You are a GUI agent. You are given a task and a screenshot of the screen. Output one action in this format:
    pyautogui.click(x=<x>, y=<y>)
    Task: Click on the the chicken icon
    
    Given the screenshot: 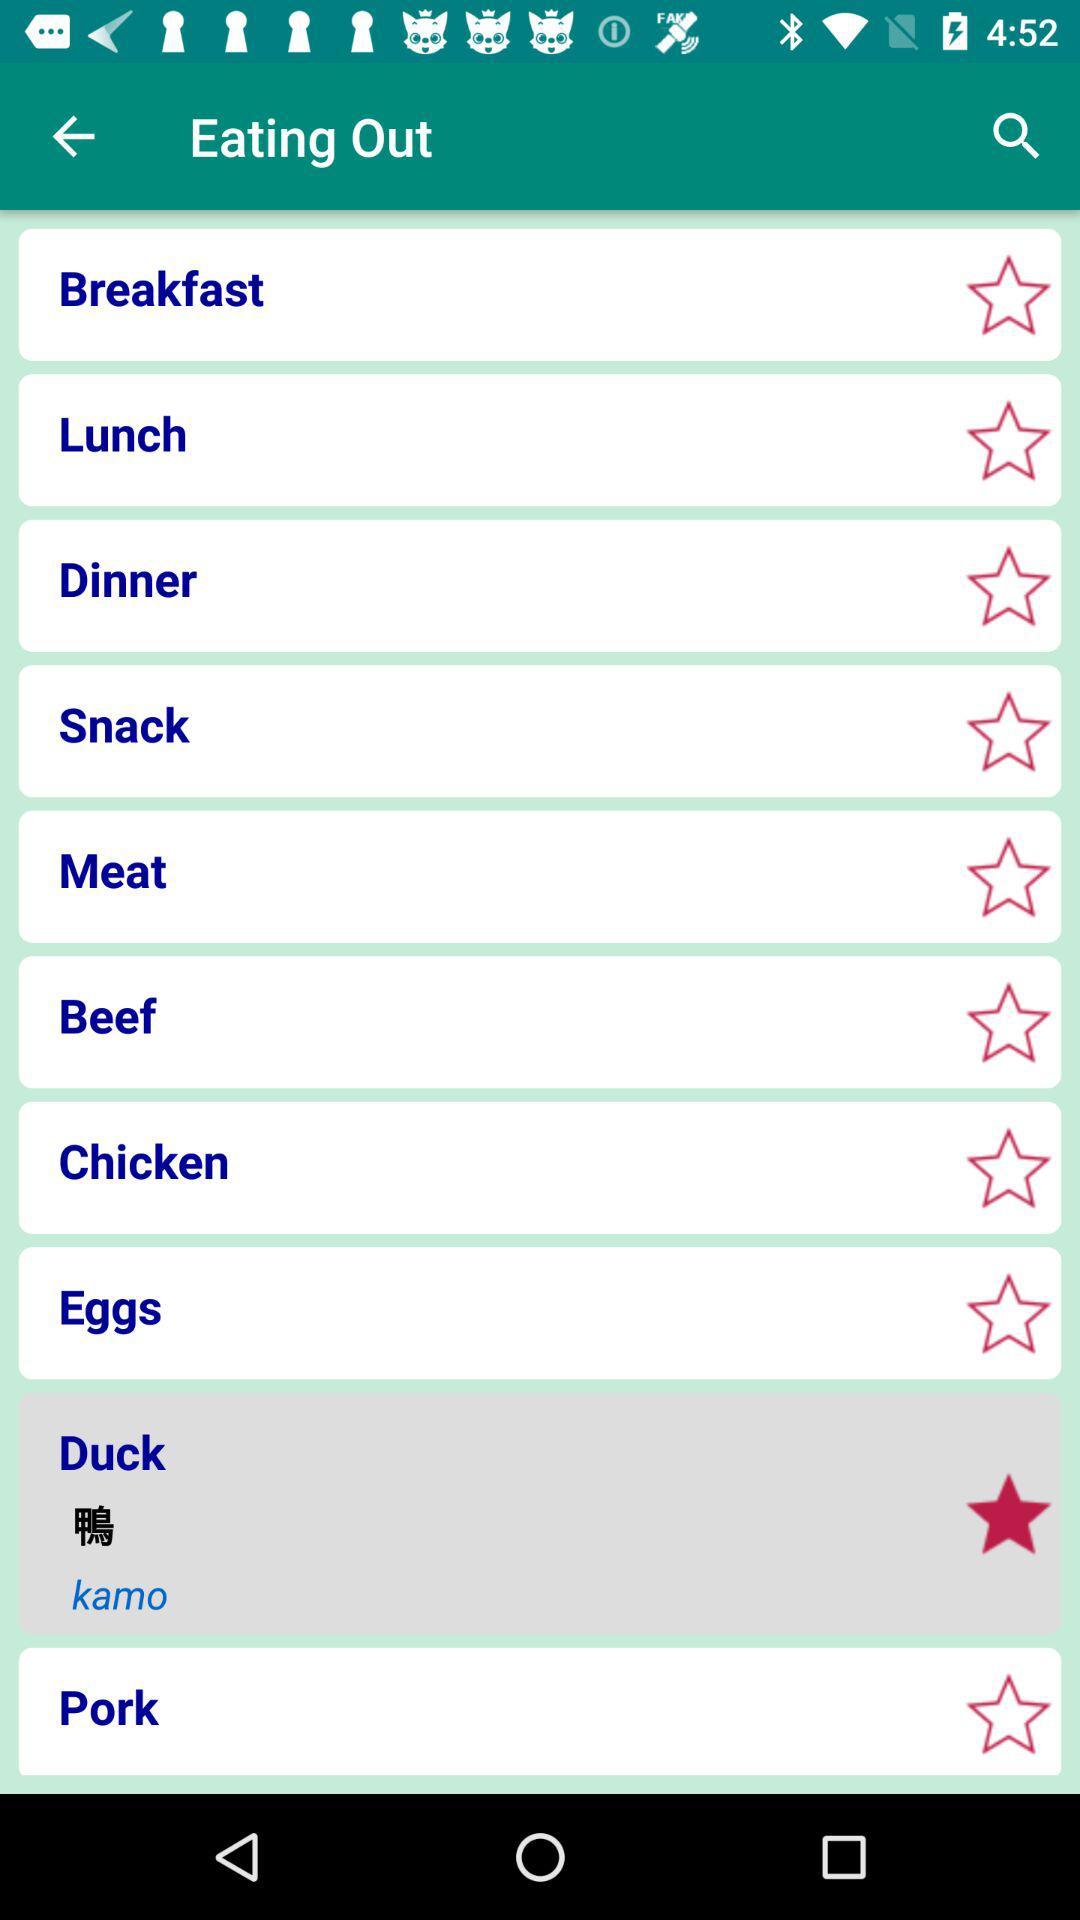 What is the action you would take?
    pyautogui.click(x=481, y=1160)
    